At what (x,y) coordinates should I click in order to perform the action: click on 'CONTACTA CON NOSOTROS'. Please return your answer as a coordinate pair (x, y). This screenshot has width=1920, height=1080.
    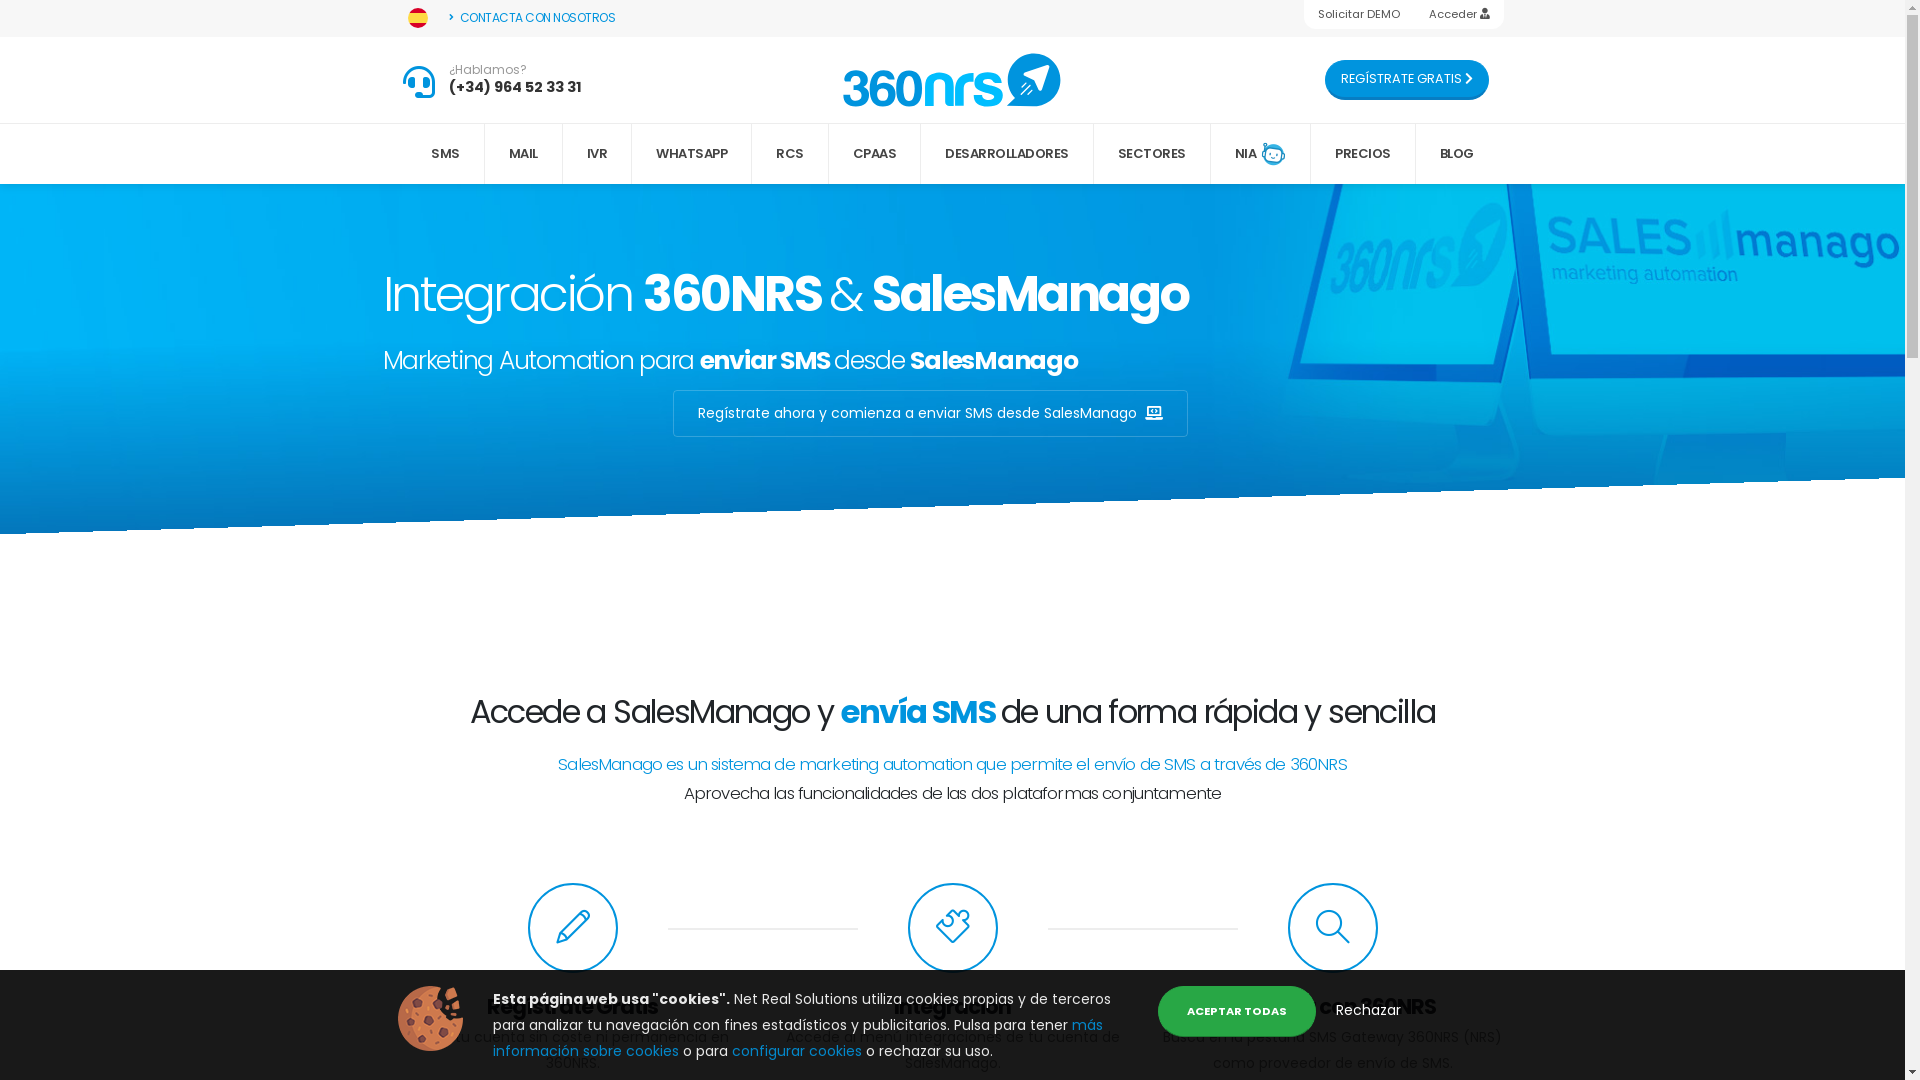
    Looking at the image, I should click on (532, 18).